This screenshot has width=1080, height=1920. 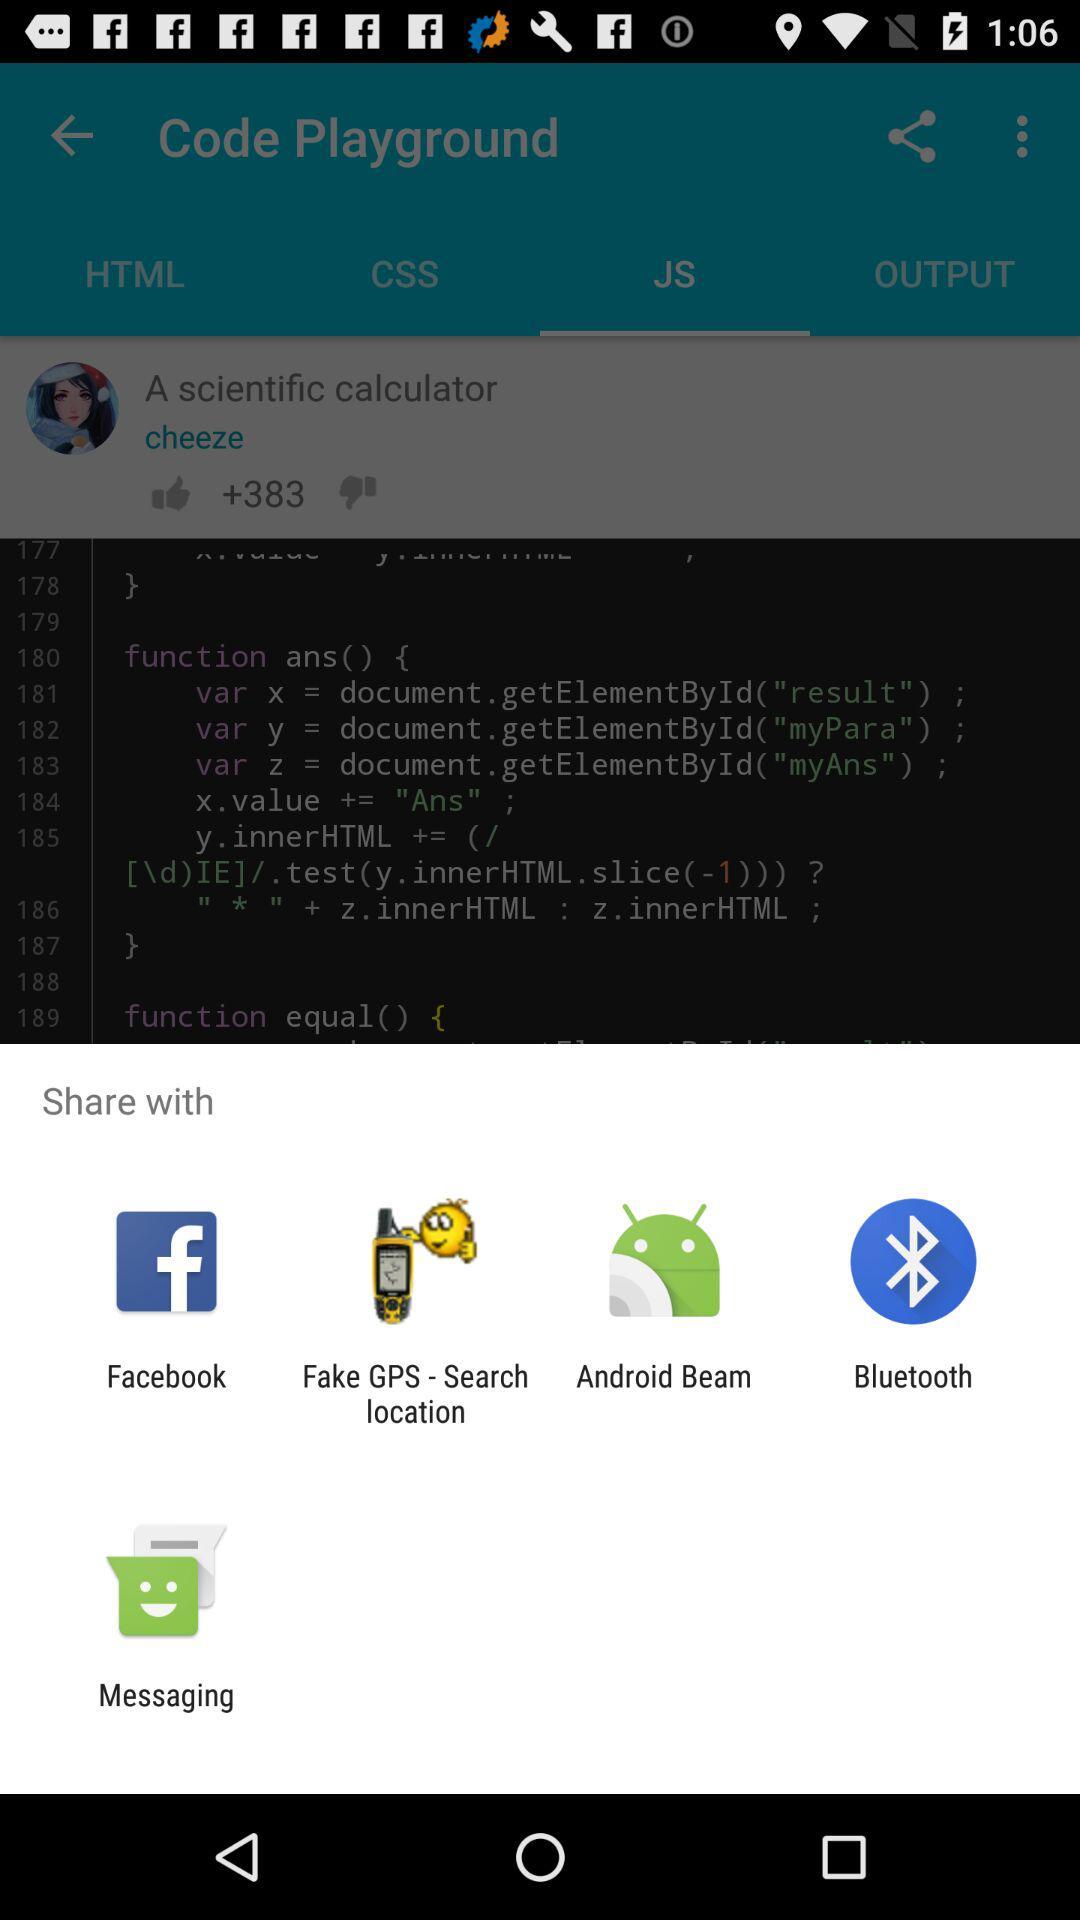 What do you see at coordinates (414, 1392) in the screenshot?
I see `app to the left of the android beam` at bounding box center [414, 1392].